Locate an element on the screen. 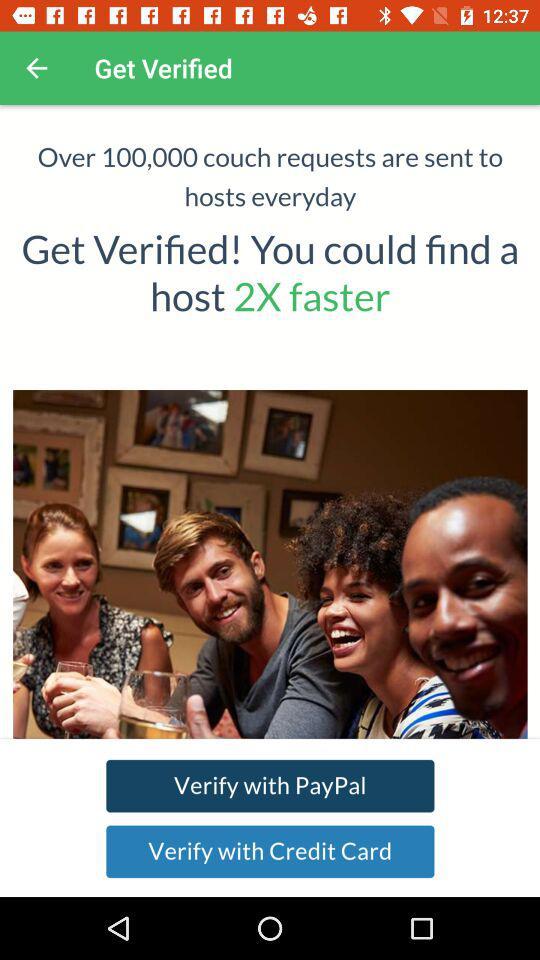 The width and height of the screenshot is (540, 960). previous is located at coordinates (36, 68).